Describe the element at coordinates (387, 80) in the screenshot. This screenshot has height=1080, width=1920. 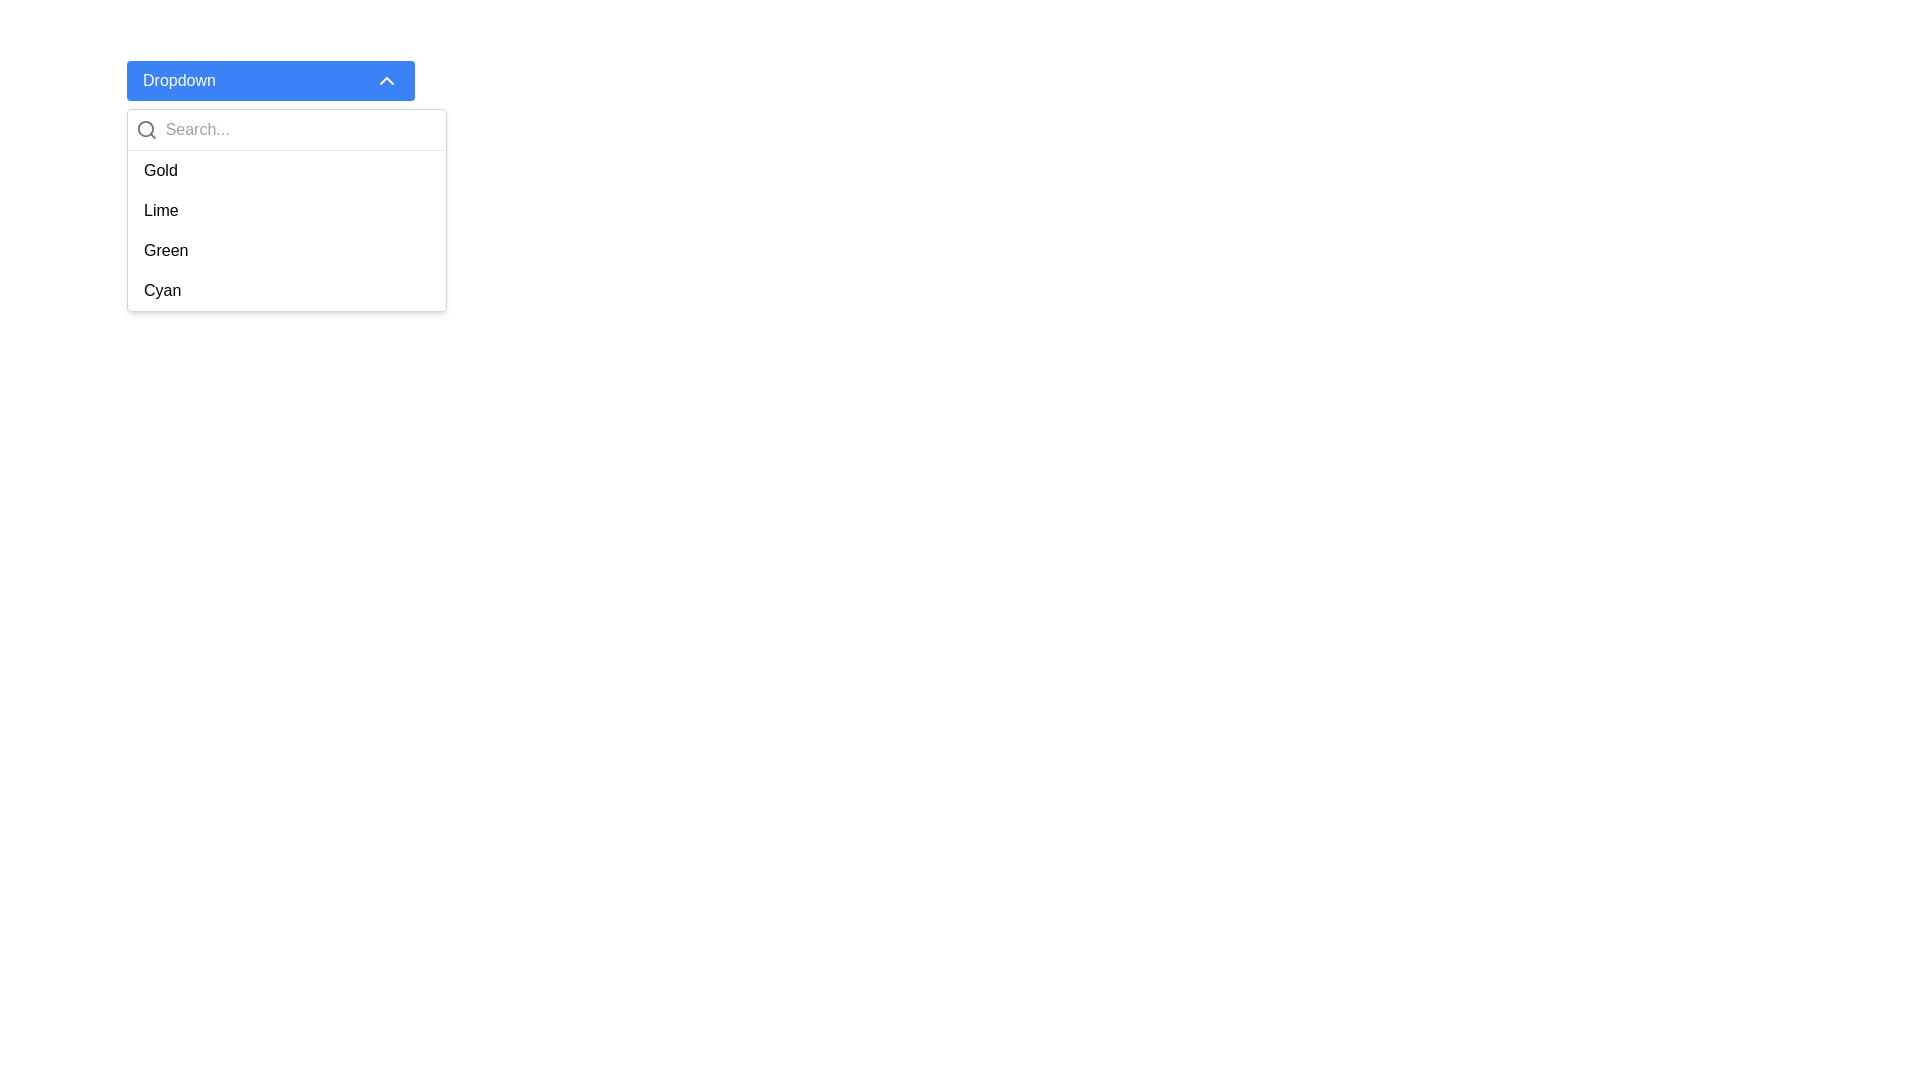
I see `the upward-facing chevron icon located on the right side of the 'Dropdown' button` at that location.